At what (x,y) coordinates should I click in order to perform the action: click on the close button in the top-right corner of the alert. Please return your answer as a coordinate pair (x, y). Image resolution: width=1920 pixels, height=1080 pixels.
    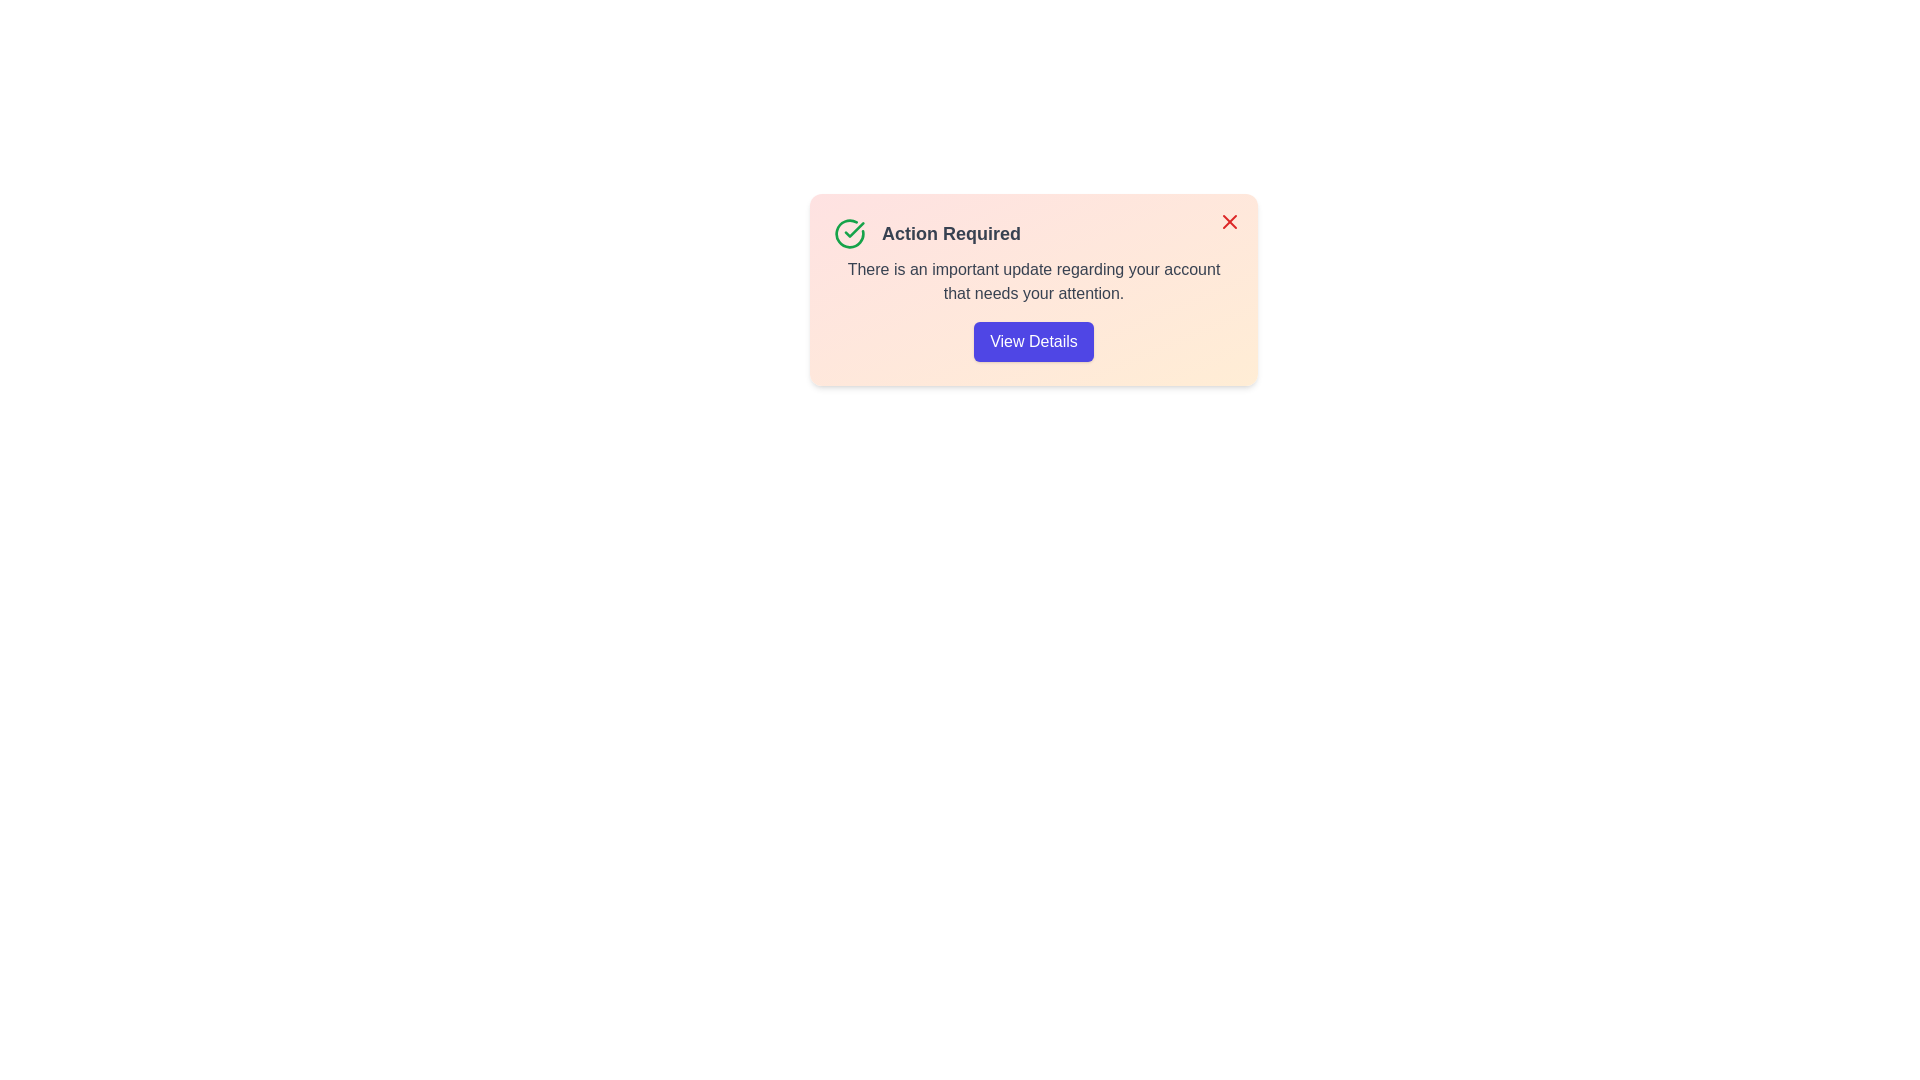
    Looking at the image, I should click on (1228, 222).